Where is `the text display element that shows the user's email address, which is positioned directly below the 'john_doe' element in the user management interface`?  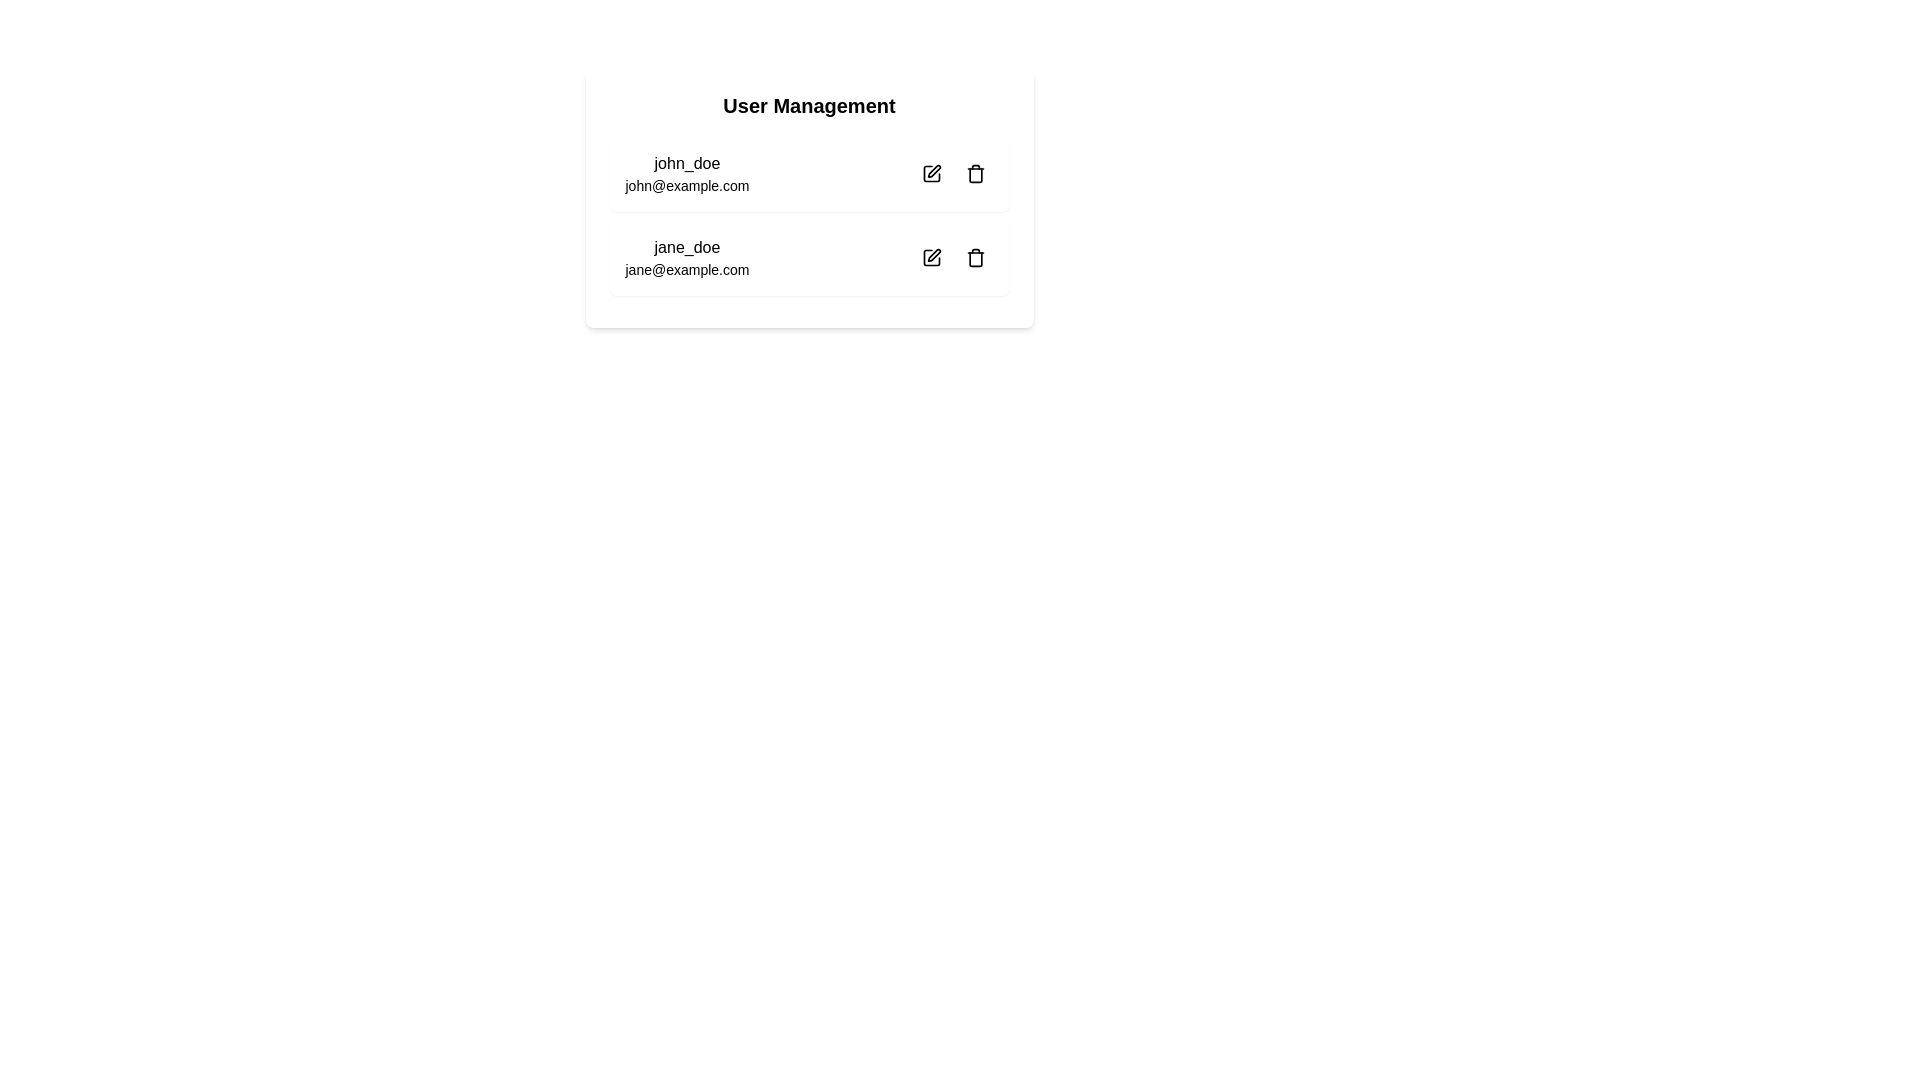
the text display element that shows the user's email address, which is positioned directly below the 'john_doe' element in the user management interface is located at coordinates (687, 185).